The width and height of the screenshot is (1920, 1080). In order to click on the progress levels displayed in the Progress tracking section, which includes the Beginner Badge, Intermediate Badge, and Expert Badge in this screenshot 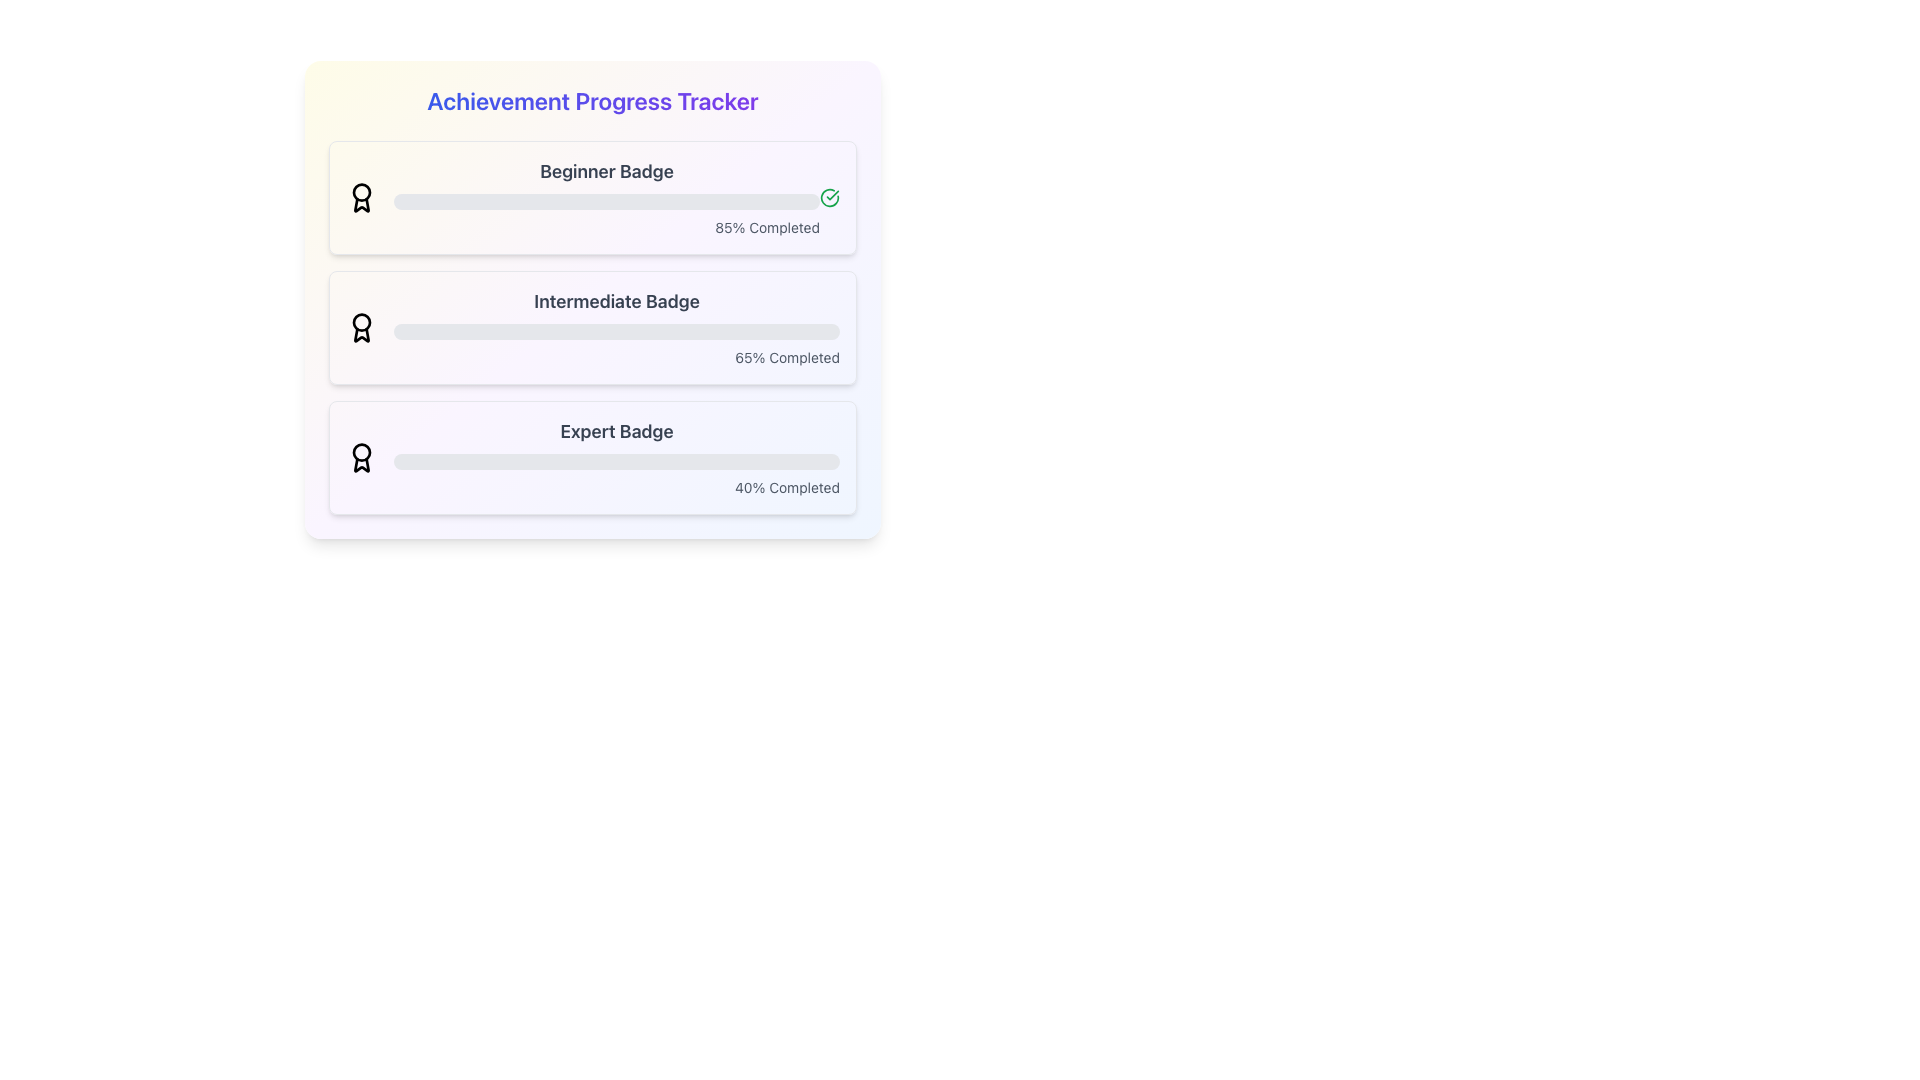, I will do `click(592, 326)`.